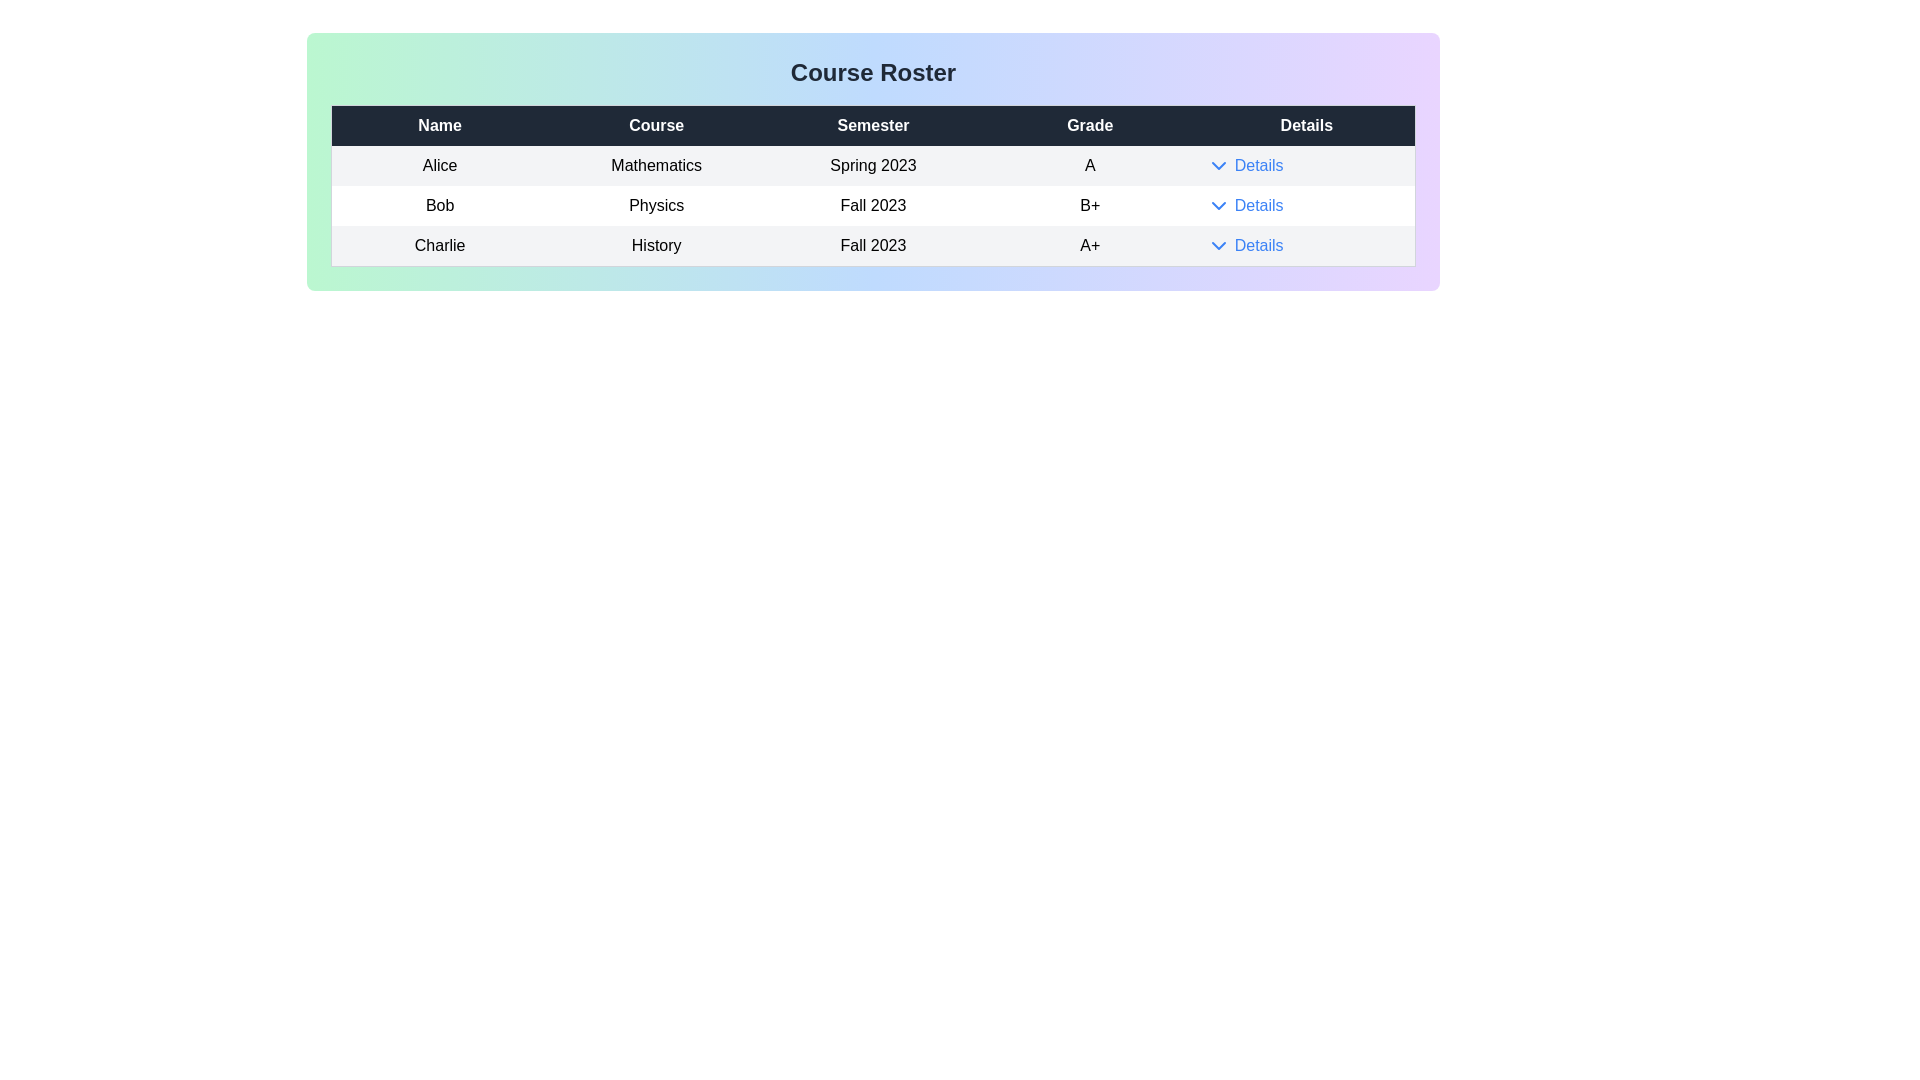 The image size is (1920, 1080). I want to click on the 'Details' hyperlink in blue color, located in the last column of the second row under the 'Details' column, aligned with the 'Bob' Name entry, so click(1307, 205).